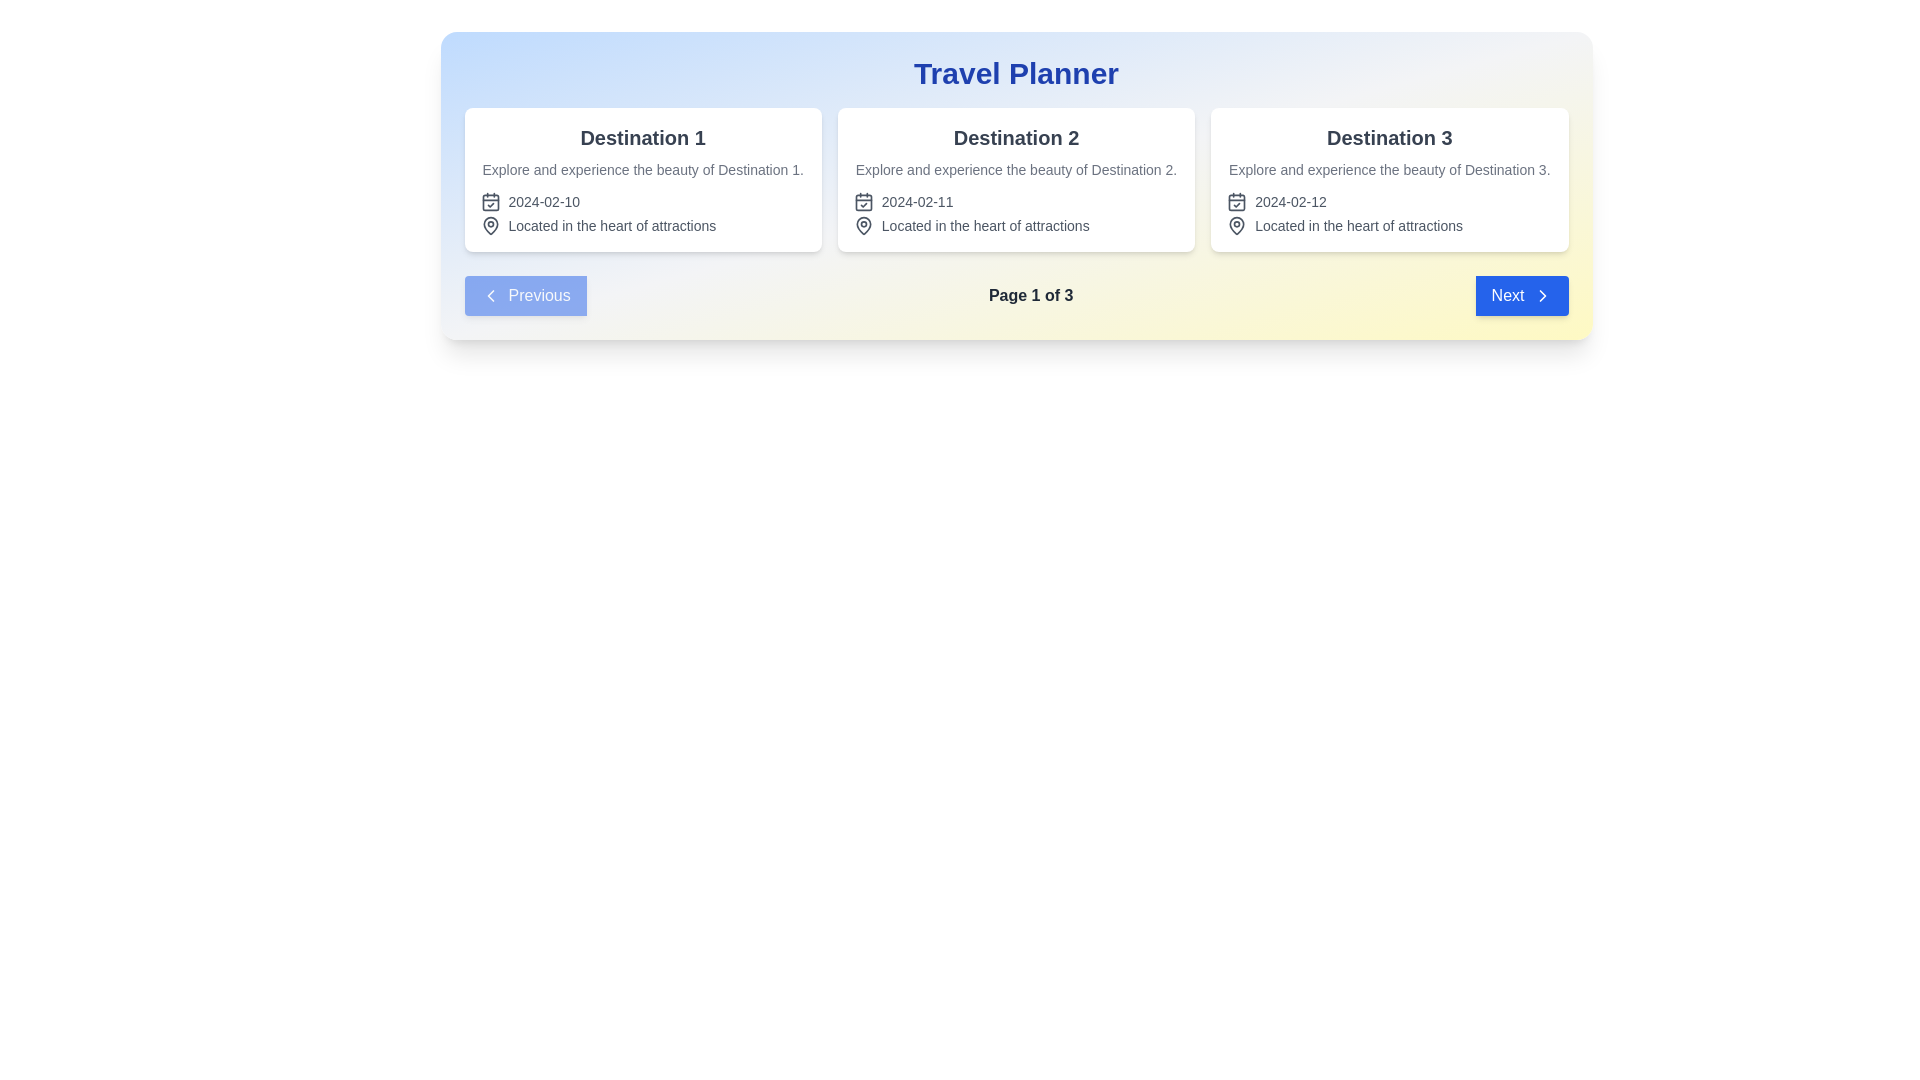 This screenshot has width=1920, height=1080. I want to click on the 'Next' button's directional icon, so click(1541, 296).